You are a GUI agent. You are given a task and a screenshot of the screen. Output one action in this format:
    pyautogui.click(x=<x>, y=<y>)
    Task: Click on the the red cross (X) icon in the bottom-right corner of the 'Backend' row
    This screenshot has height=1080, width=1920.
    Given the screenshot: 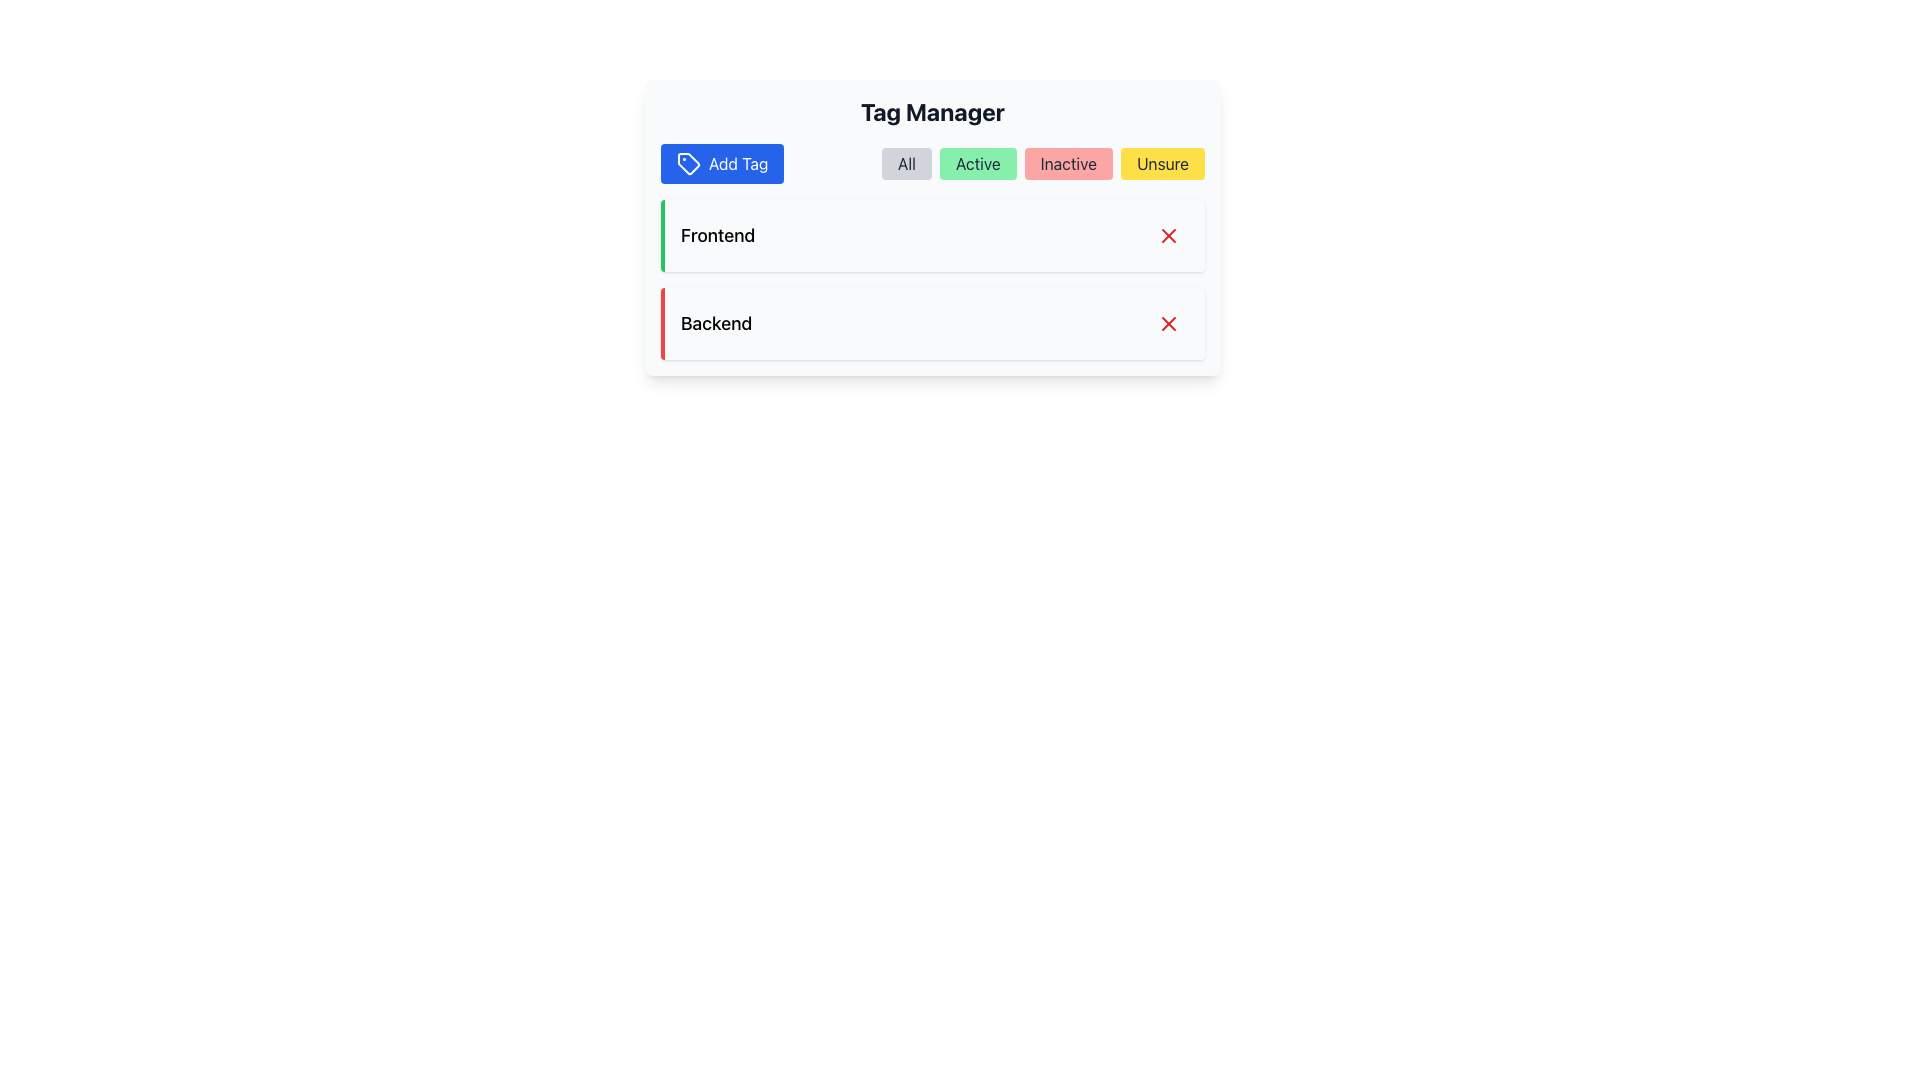 What is the action you would take?
    pyautogui.click(x=1169, y=323)
    